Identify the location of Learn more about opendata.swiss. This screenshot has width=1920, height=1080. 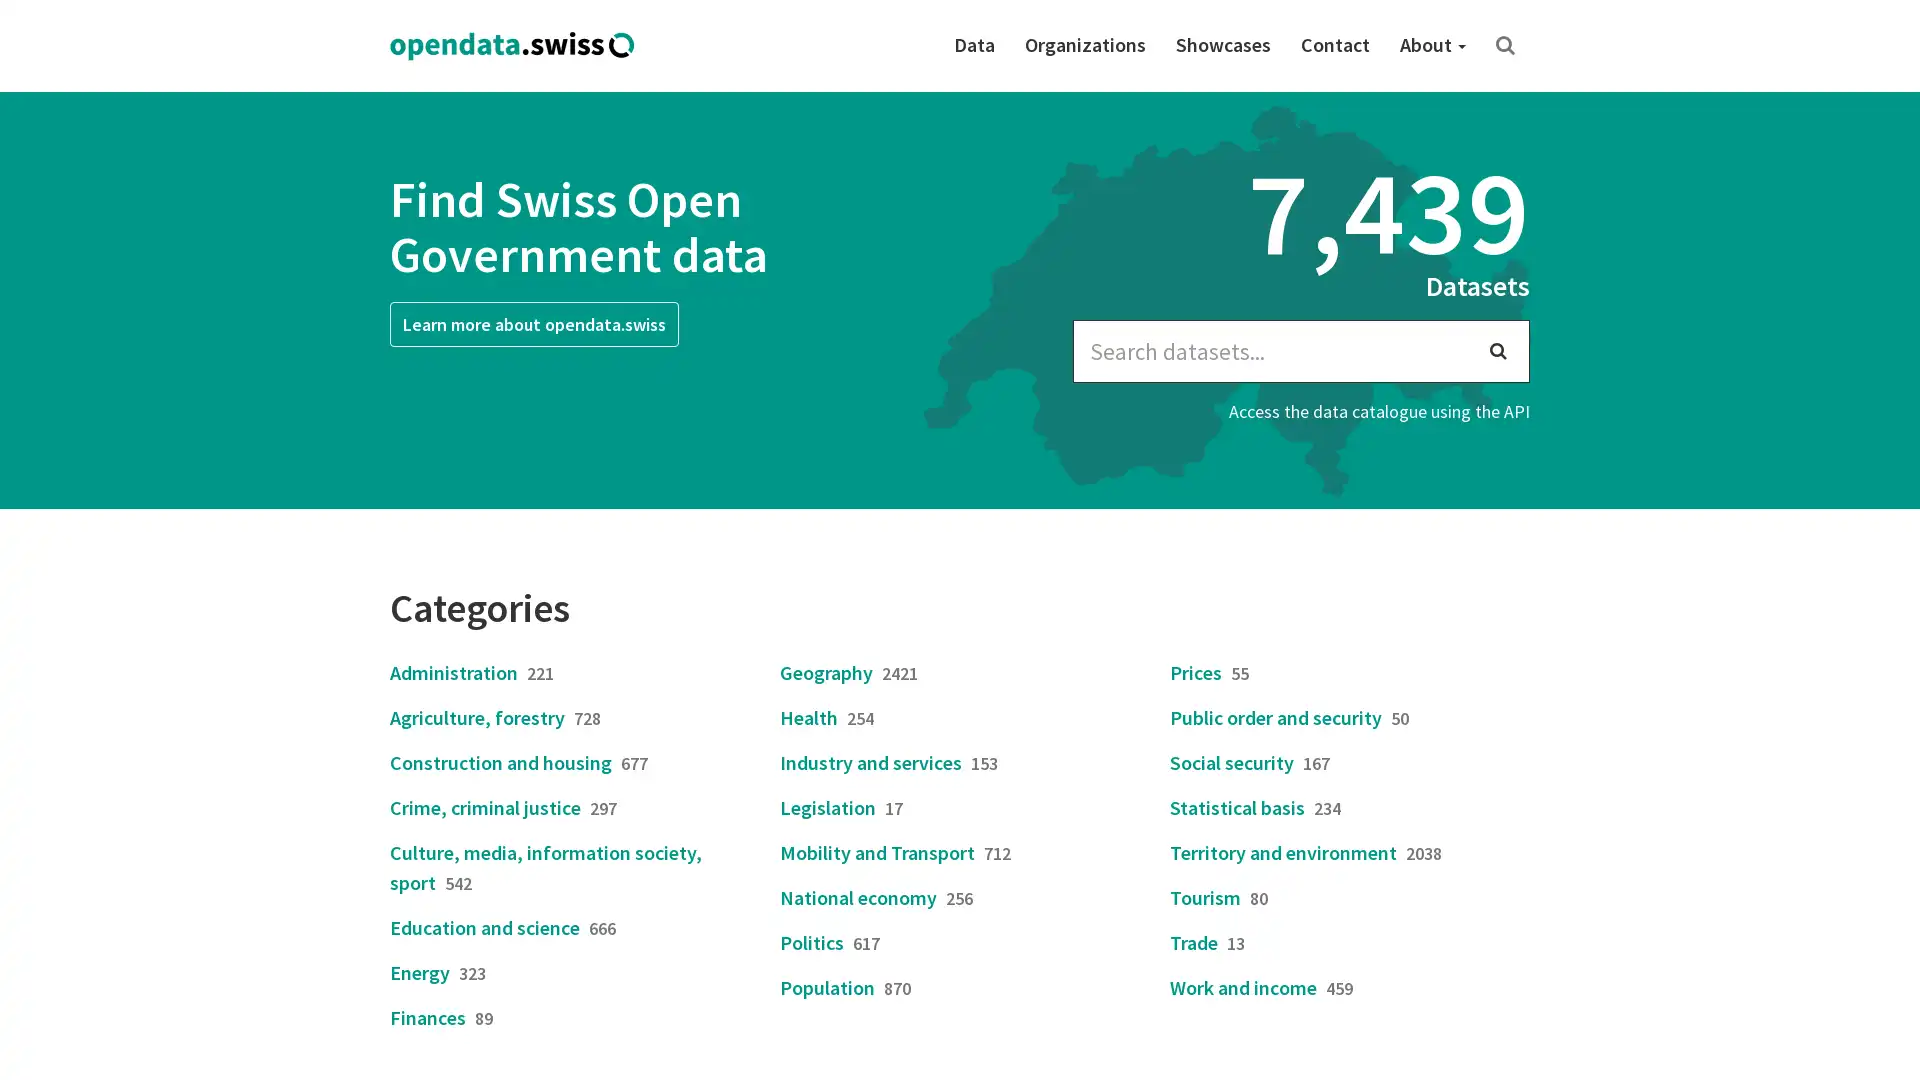
(534, 323).